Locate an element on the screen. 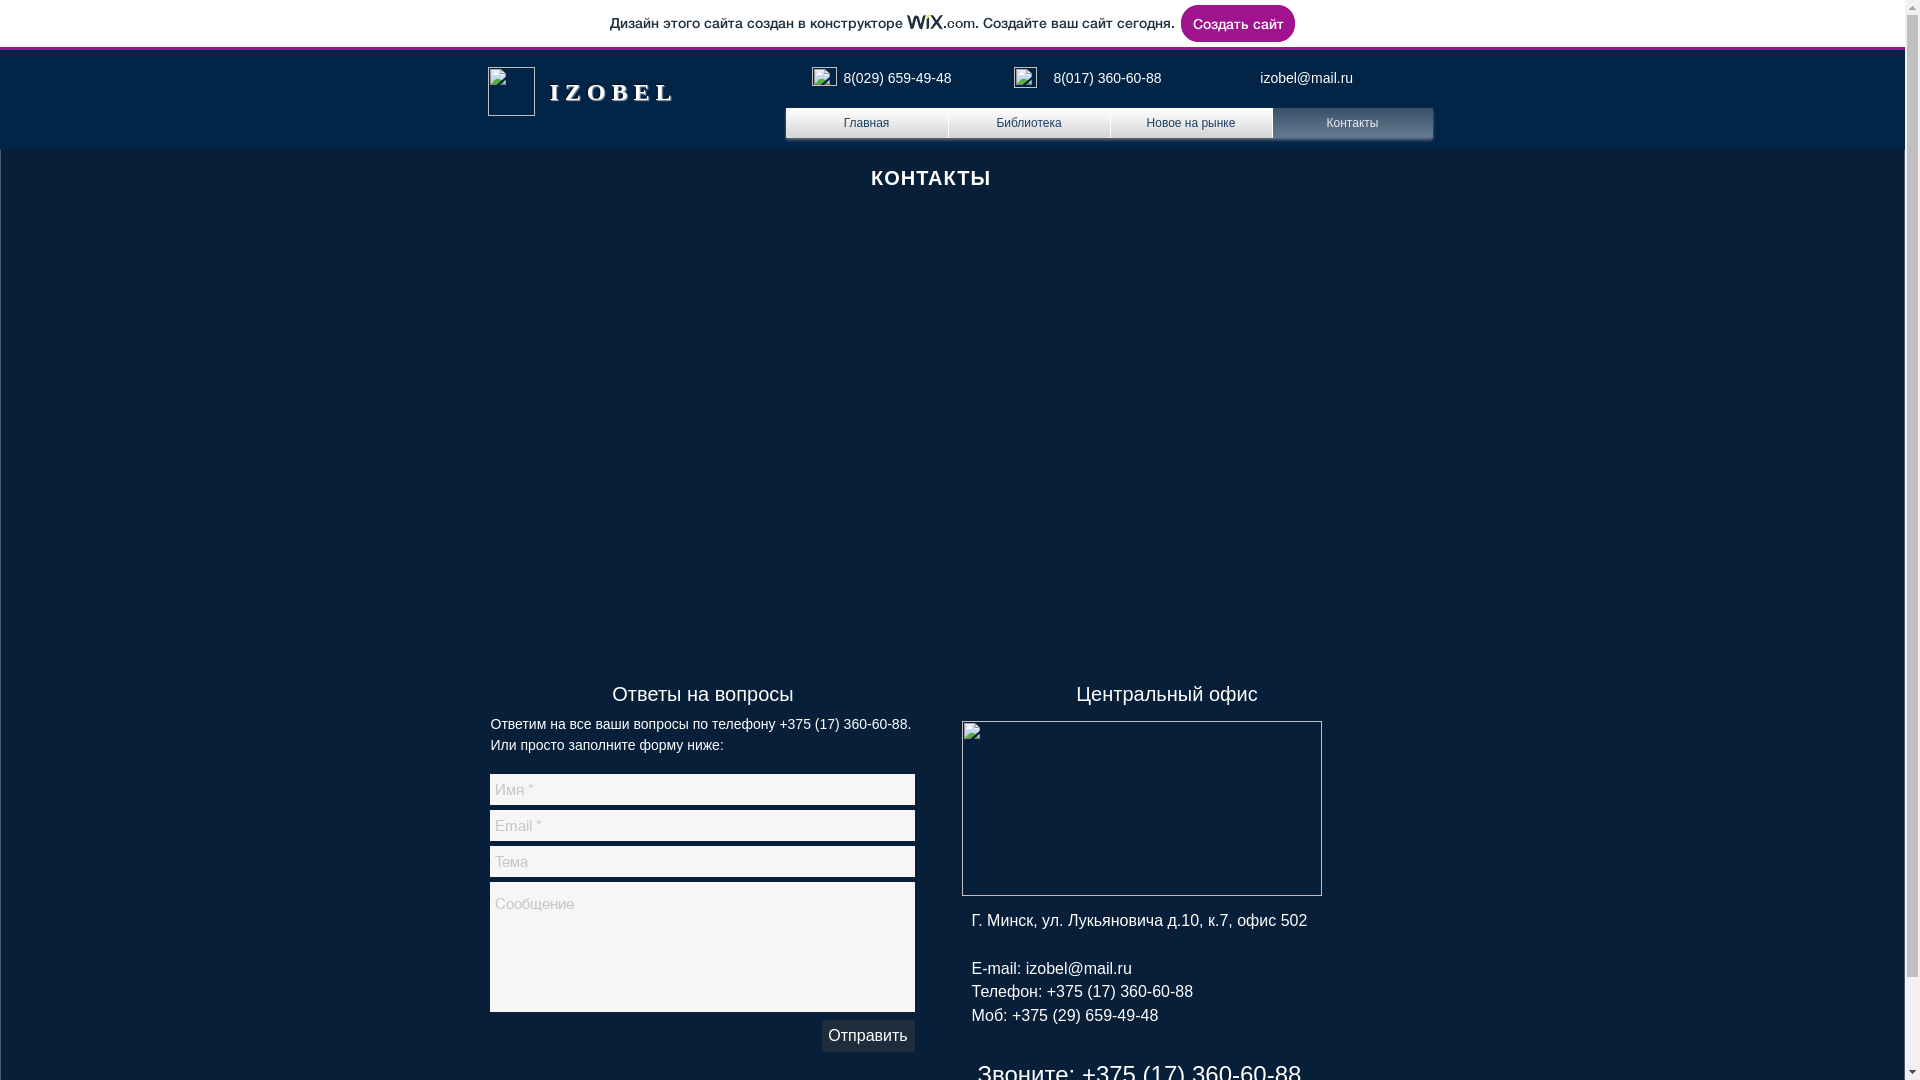 The width and height of the screenshot is (1920, 1080). 'izobel@mail.ru' is located at coordinates (1078, 967).